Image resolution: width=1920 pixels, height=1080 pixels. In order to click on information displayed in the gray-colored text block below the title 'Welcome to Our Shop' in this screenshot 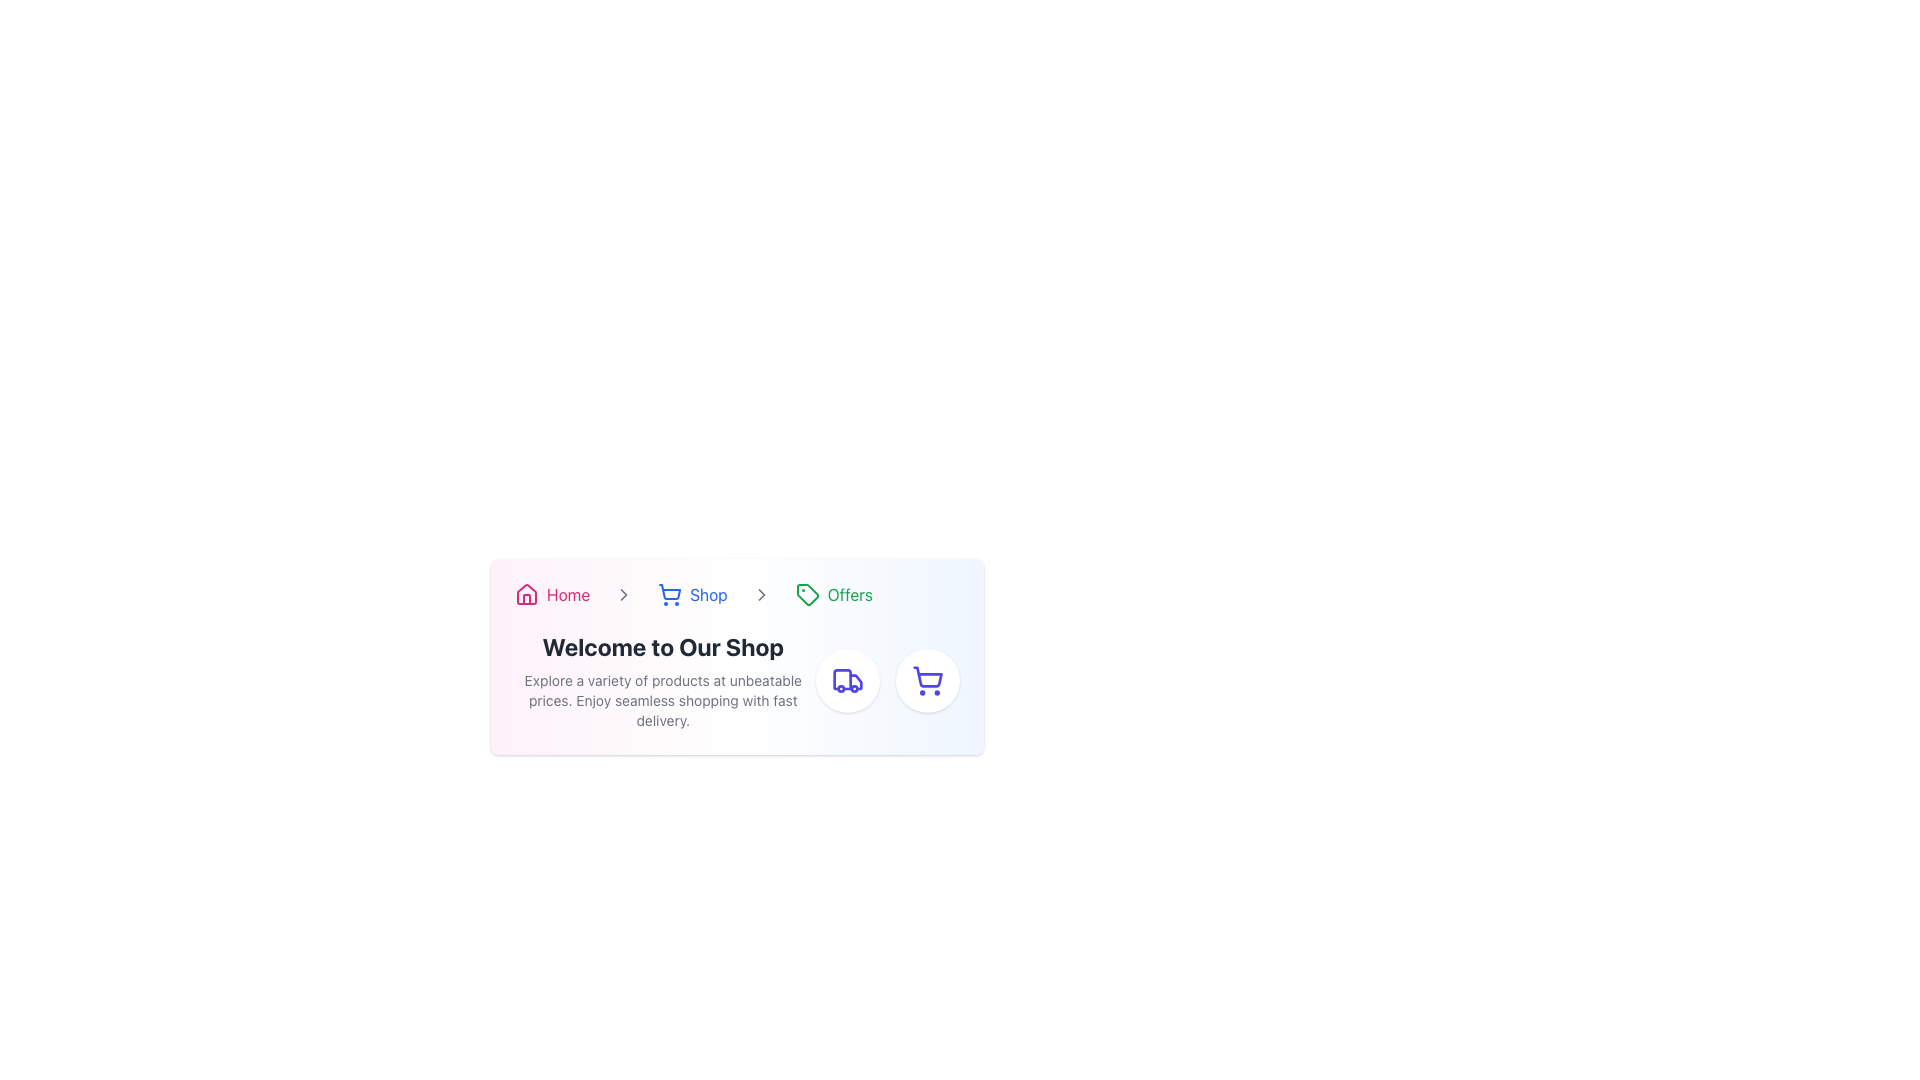, I will do `click(663, 700)`.